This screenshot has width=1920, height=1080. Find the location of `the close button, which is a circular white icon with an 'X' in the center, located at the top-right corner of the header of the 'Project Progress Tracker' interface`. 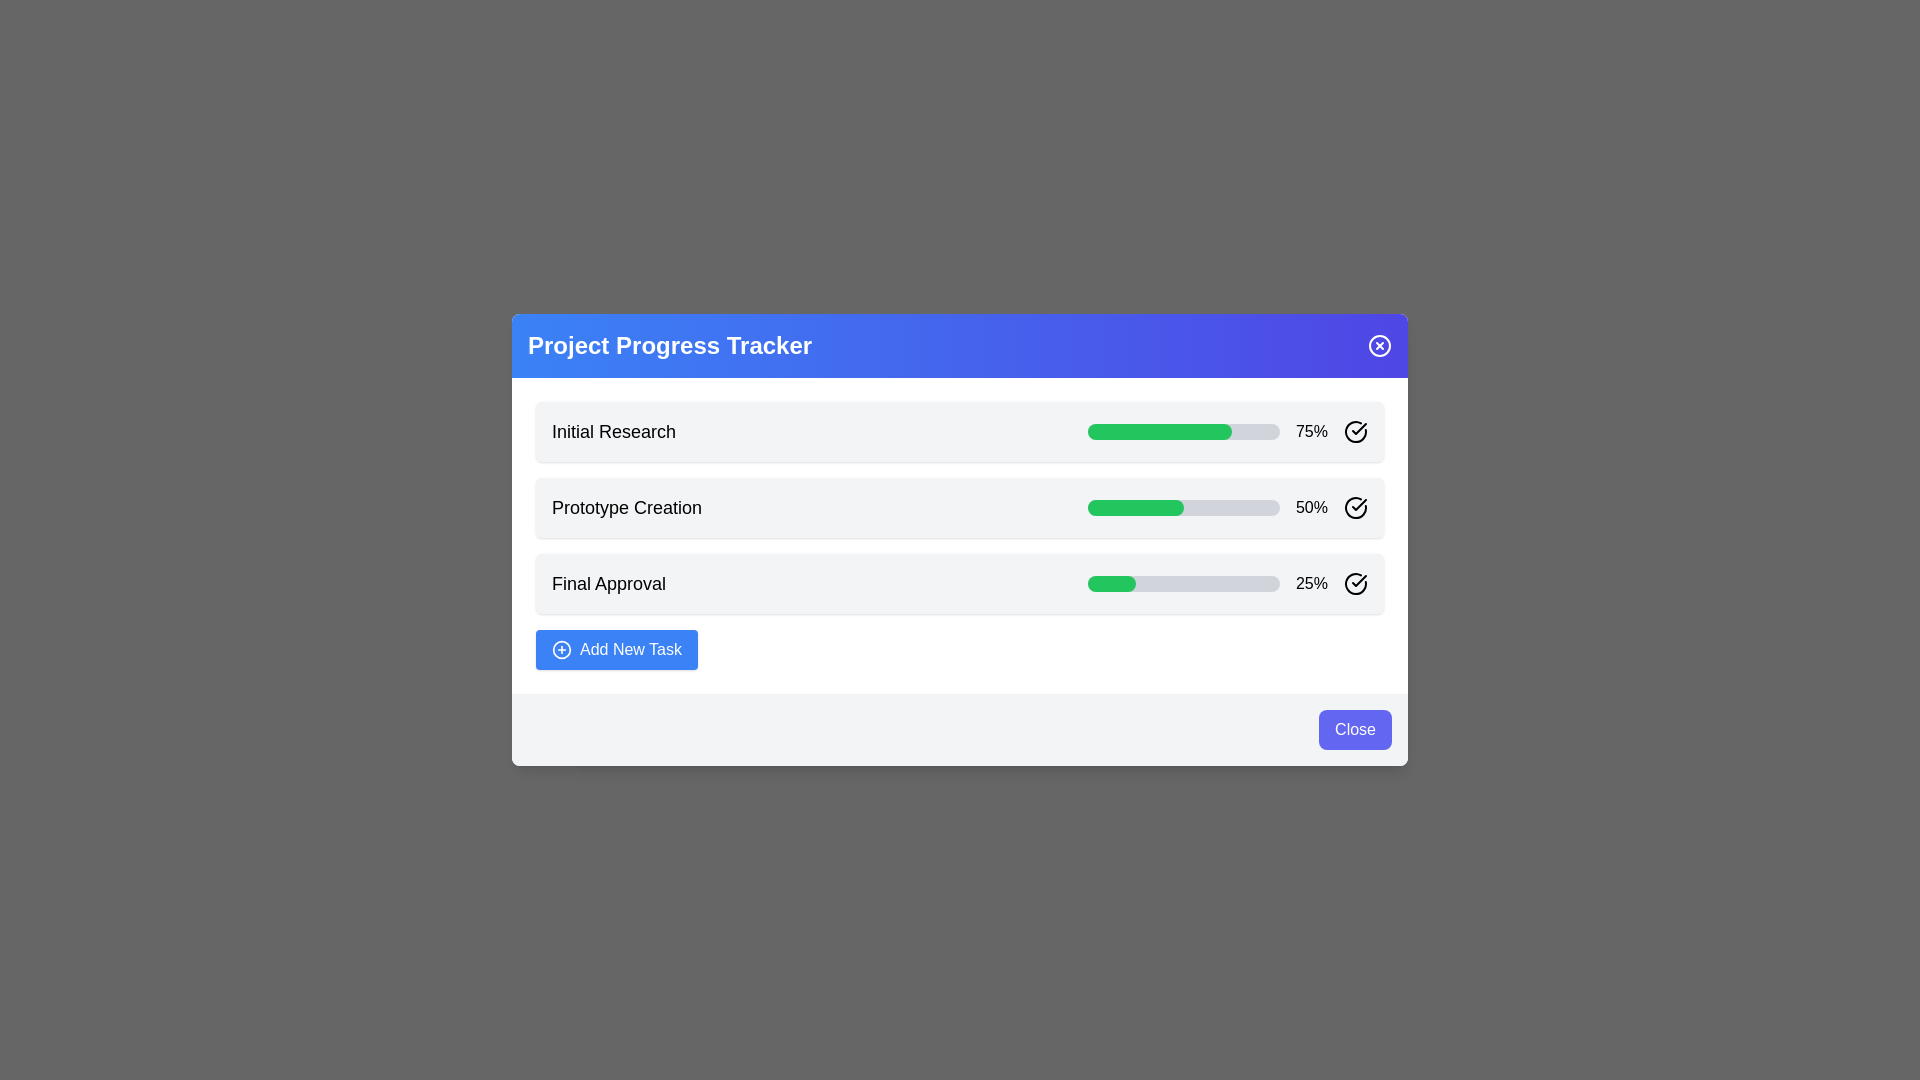

the close button, which is a circular white icon with an 'X' in the center, located at the top-right corner of the header of the 'Project Progress Tracker' interface is located at coordinates (1379, 345).